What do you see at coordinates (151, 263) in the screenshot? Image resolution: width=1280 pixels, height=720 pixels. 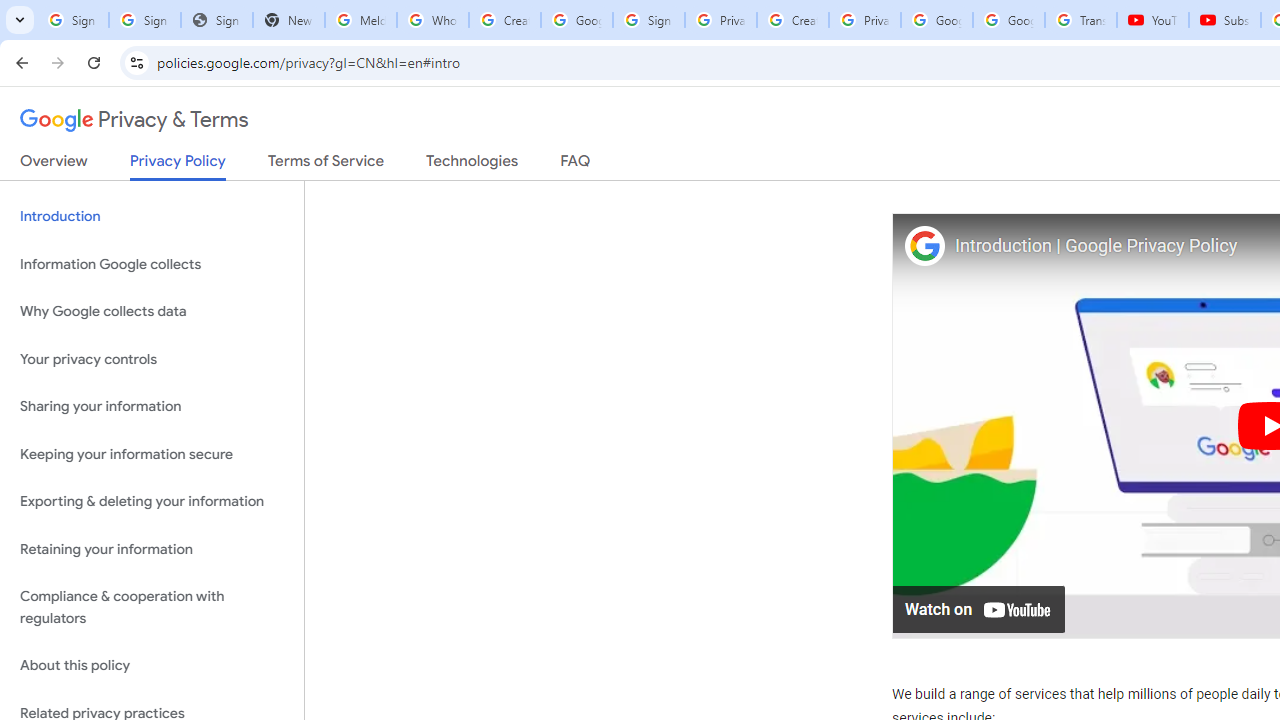 I see `'Information Google collects'` at bounding box center [151, 263].